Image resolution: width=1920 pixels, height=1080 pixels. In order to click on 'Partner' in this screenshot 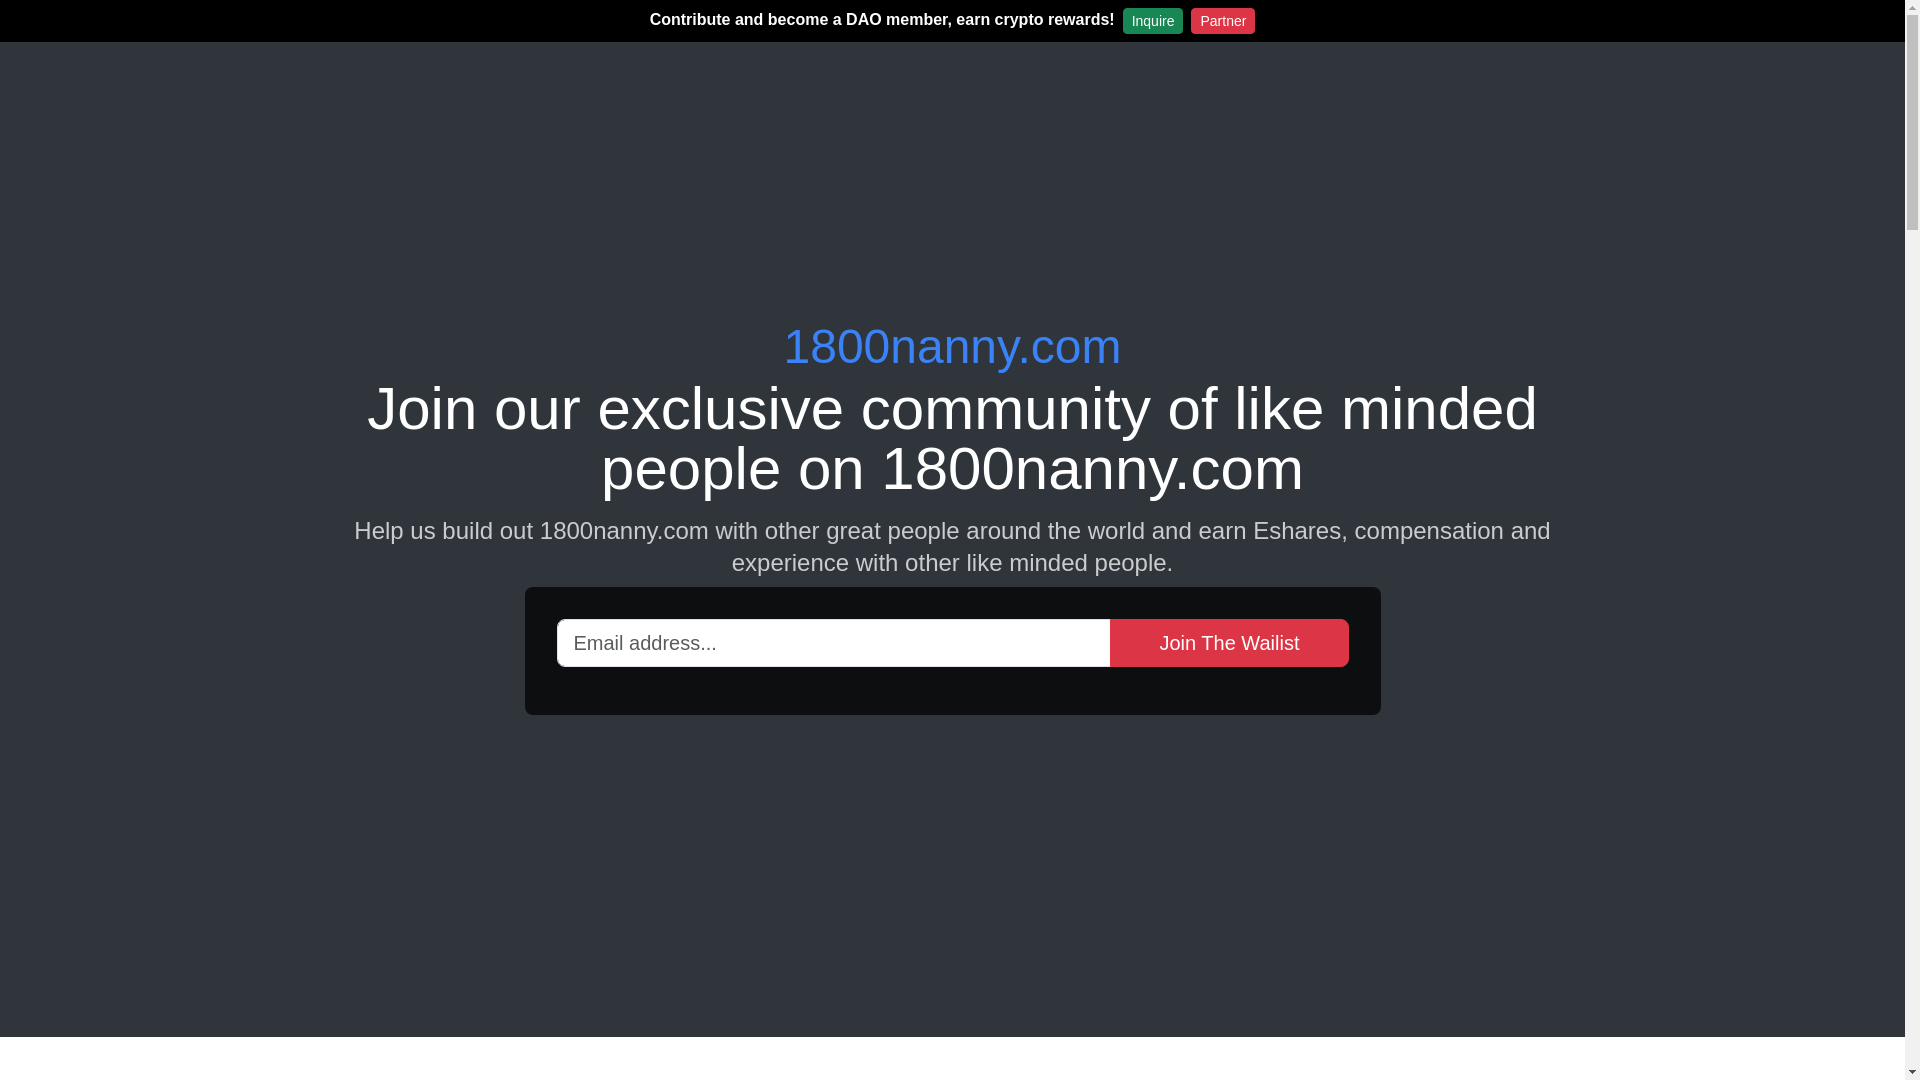, I will do `click(1222, 20)`.